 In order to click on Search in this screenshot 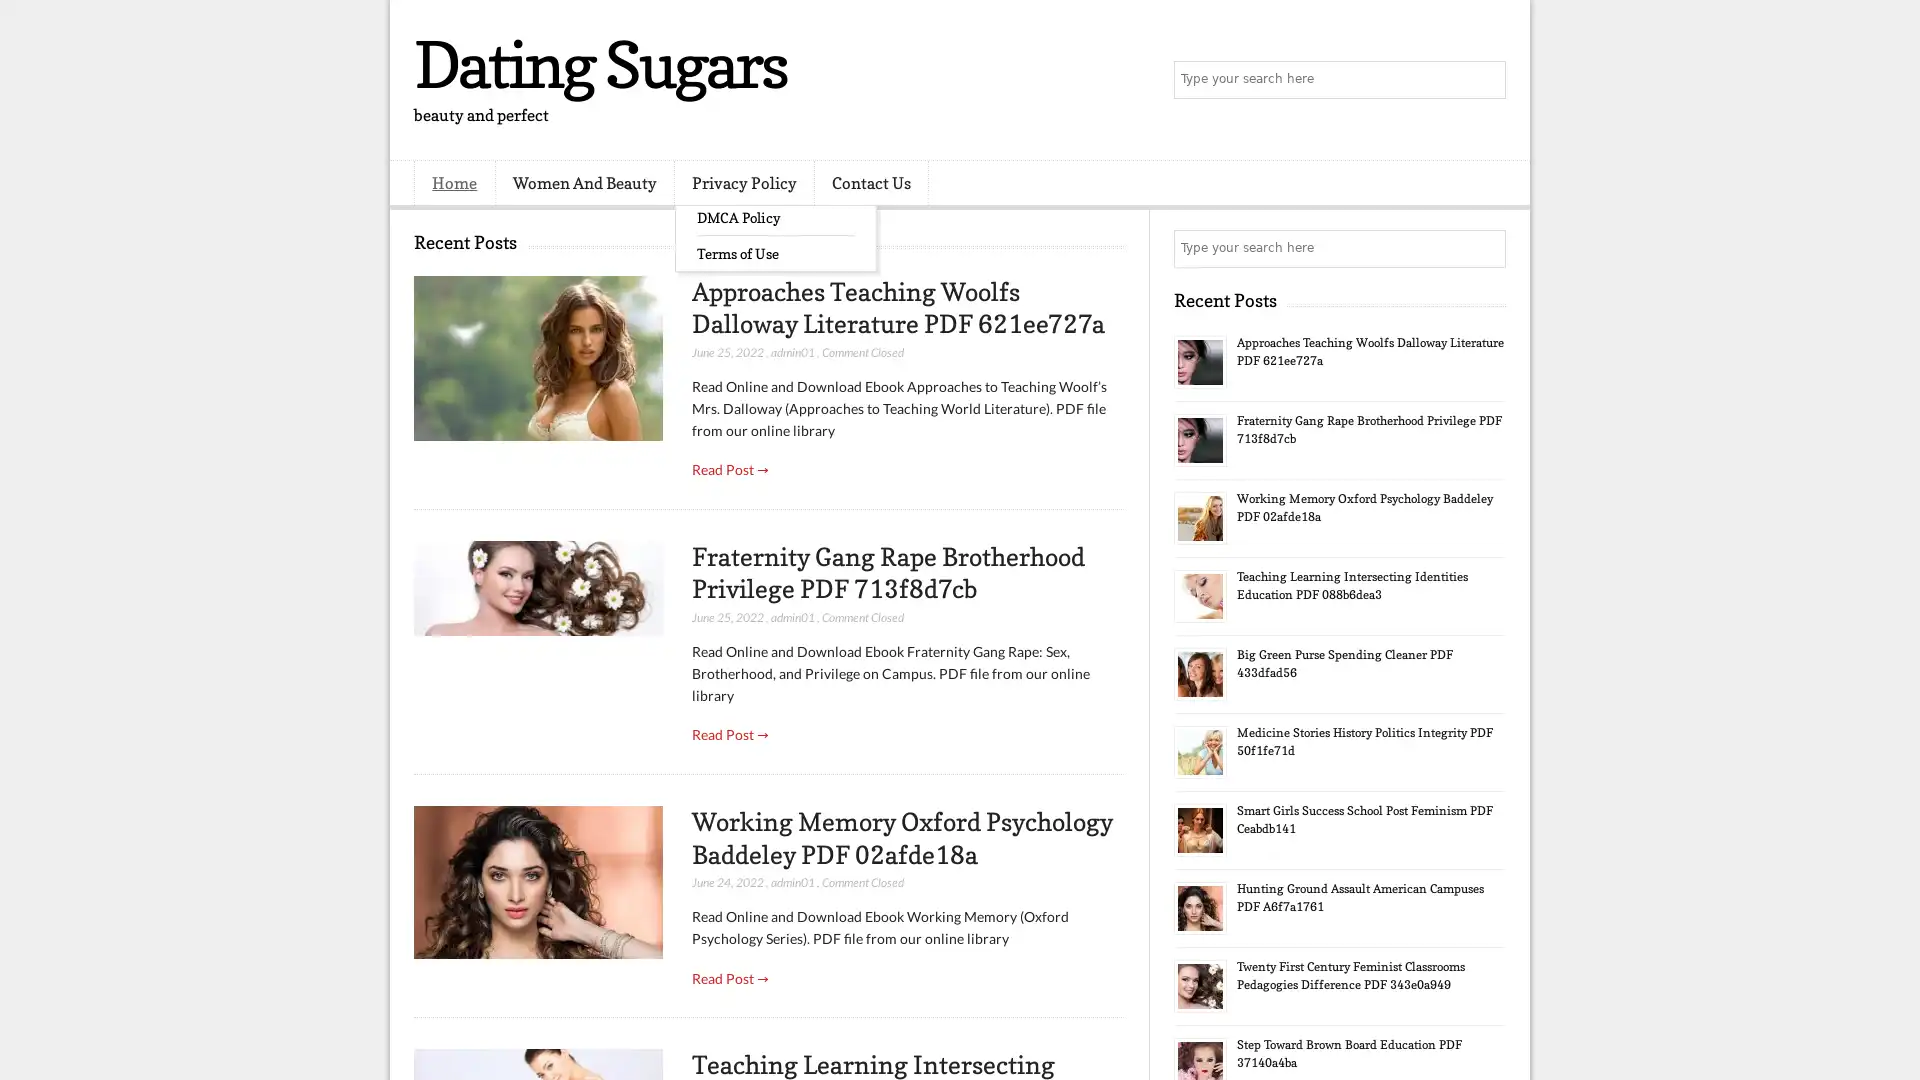, I will do `click(1485, 248)`.